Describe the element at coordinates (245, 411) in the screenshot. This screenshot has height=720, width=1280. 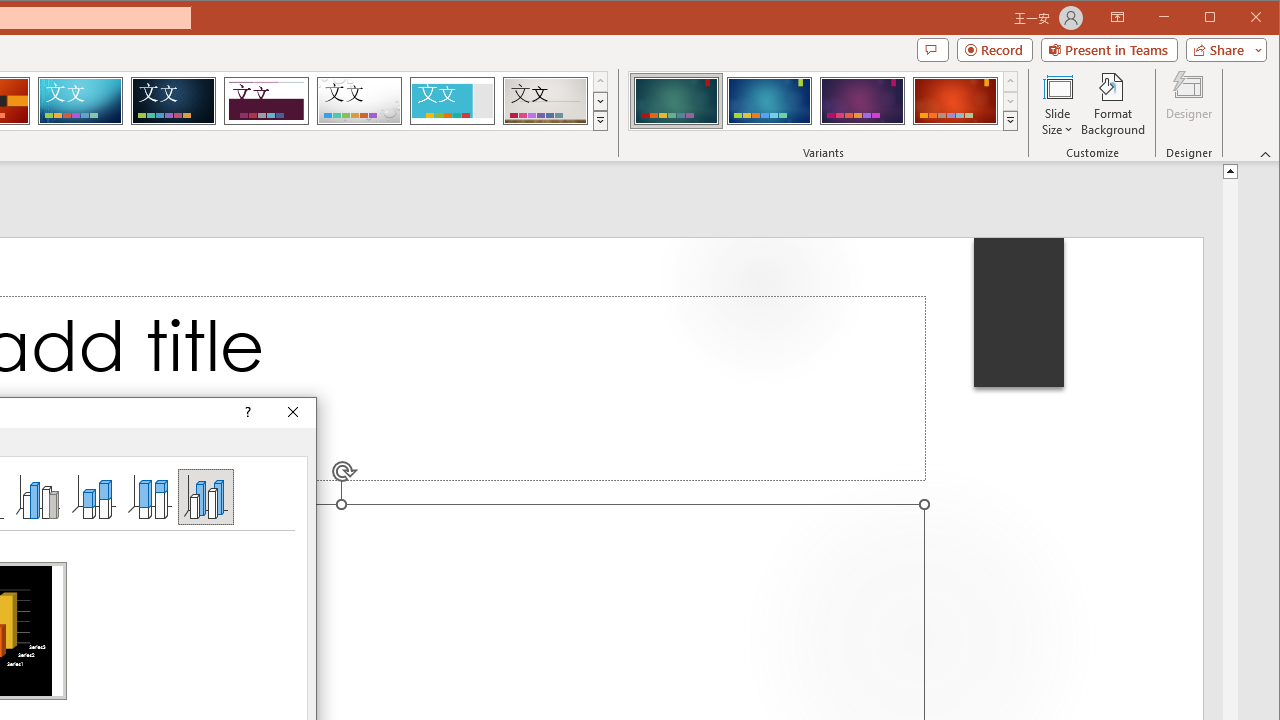
I see `'Context help'` at that location.